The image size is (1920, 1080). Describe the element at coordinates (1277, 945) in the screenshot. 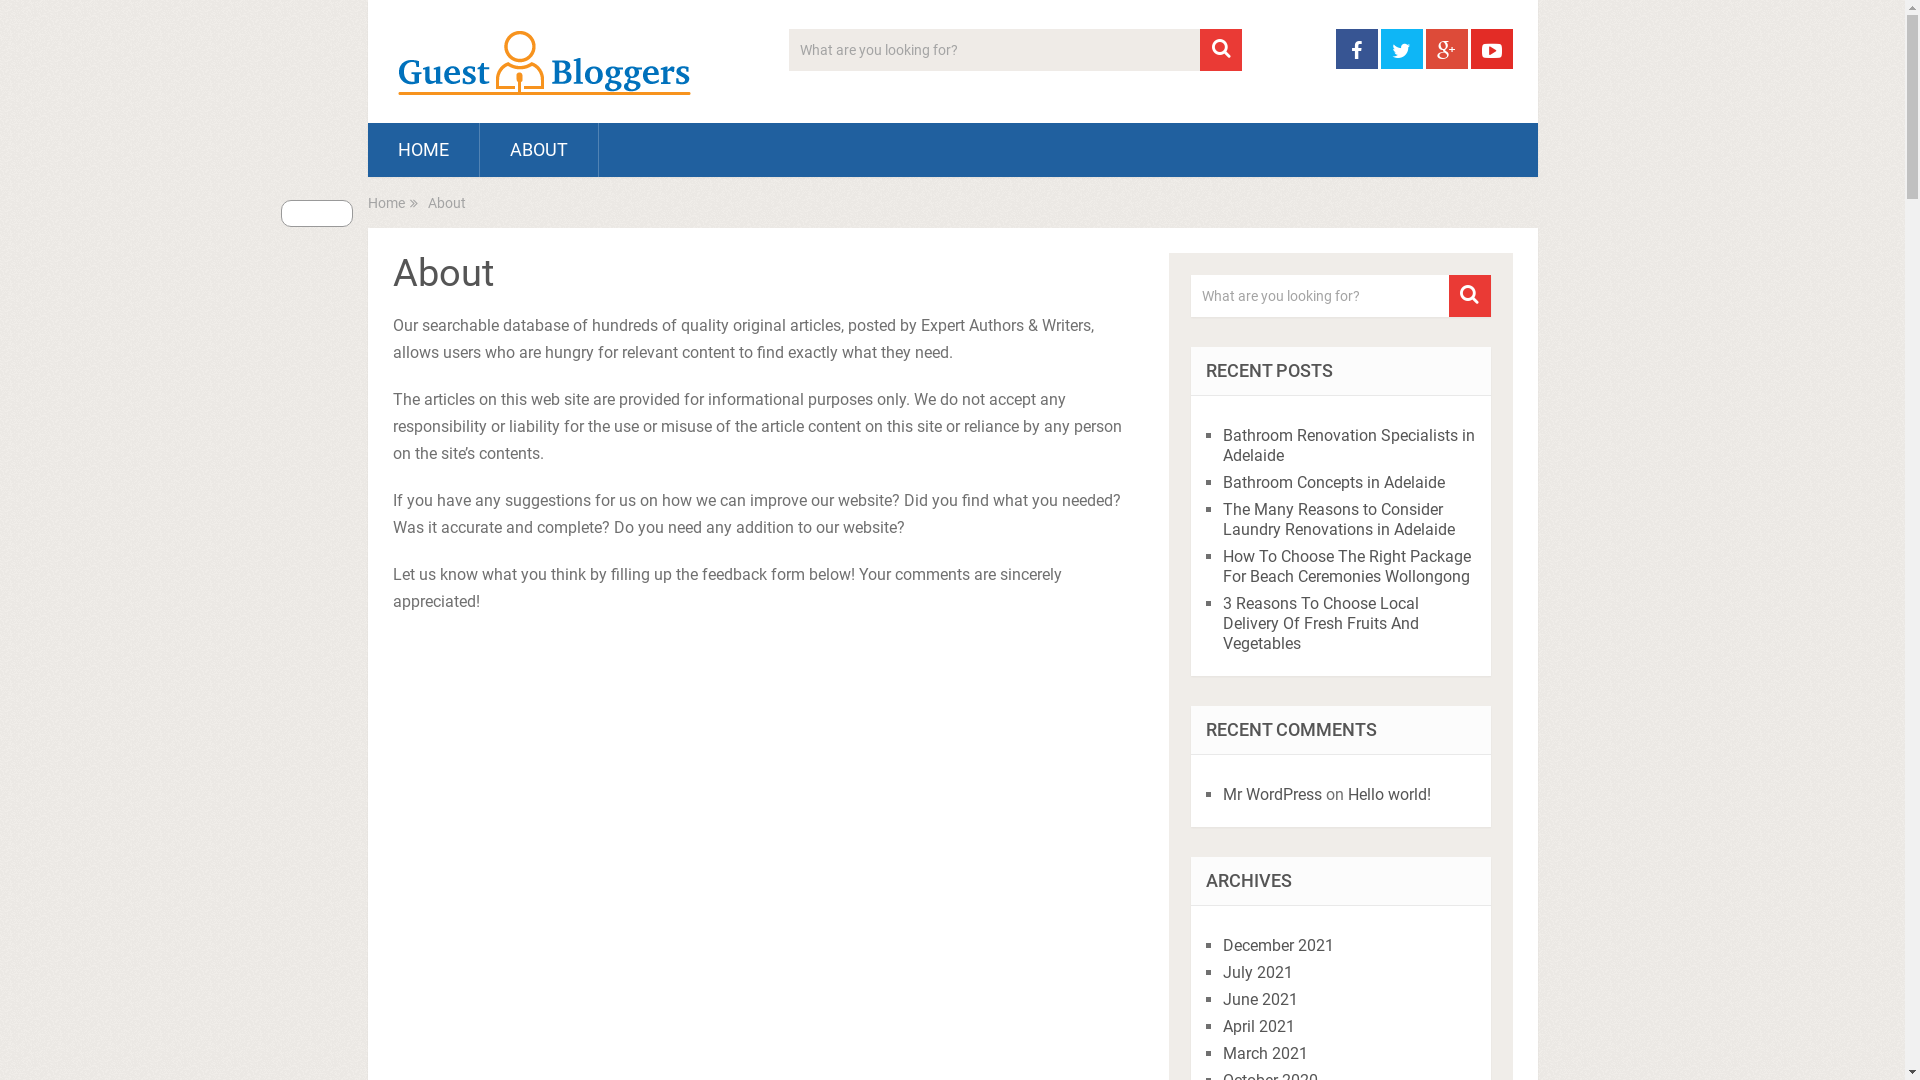

I see `'December 2021'` at that location.